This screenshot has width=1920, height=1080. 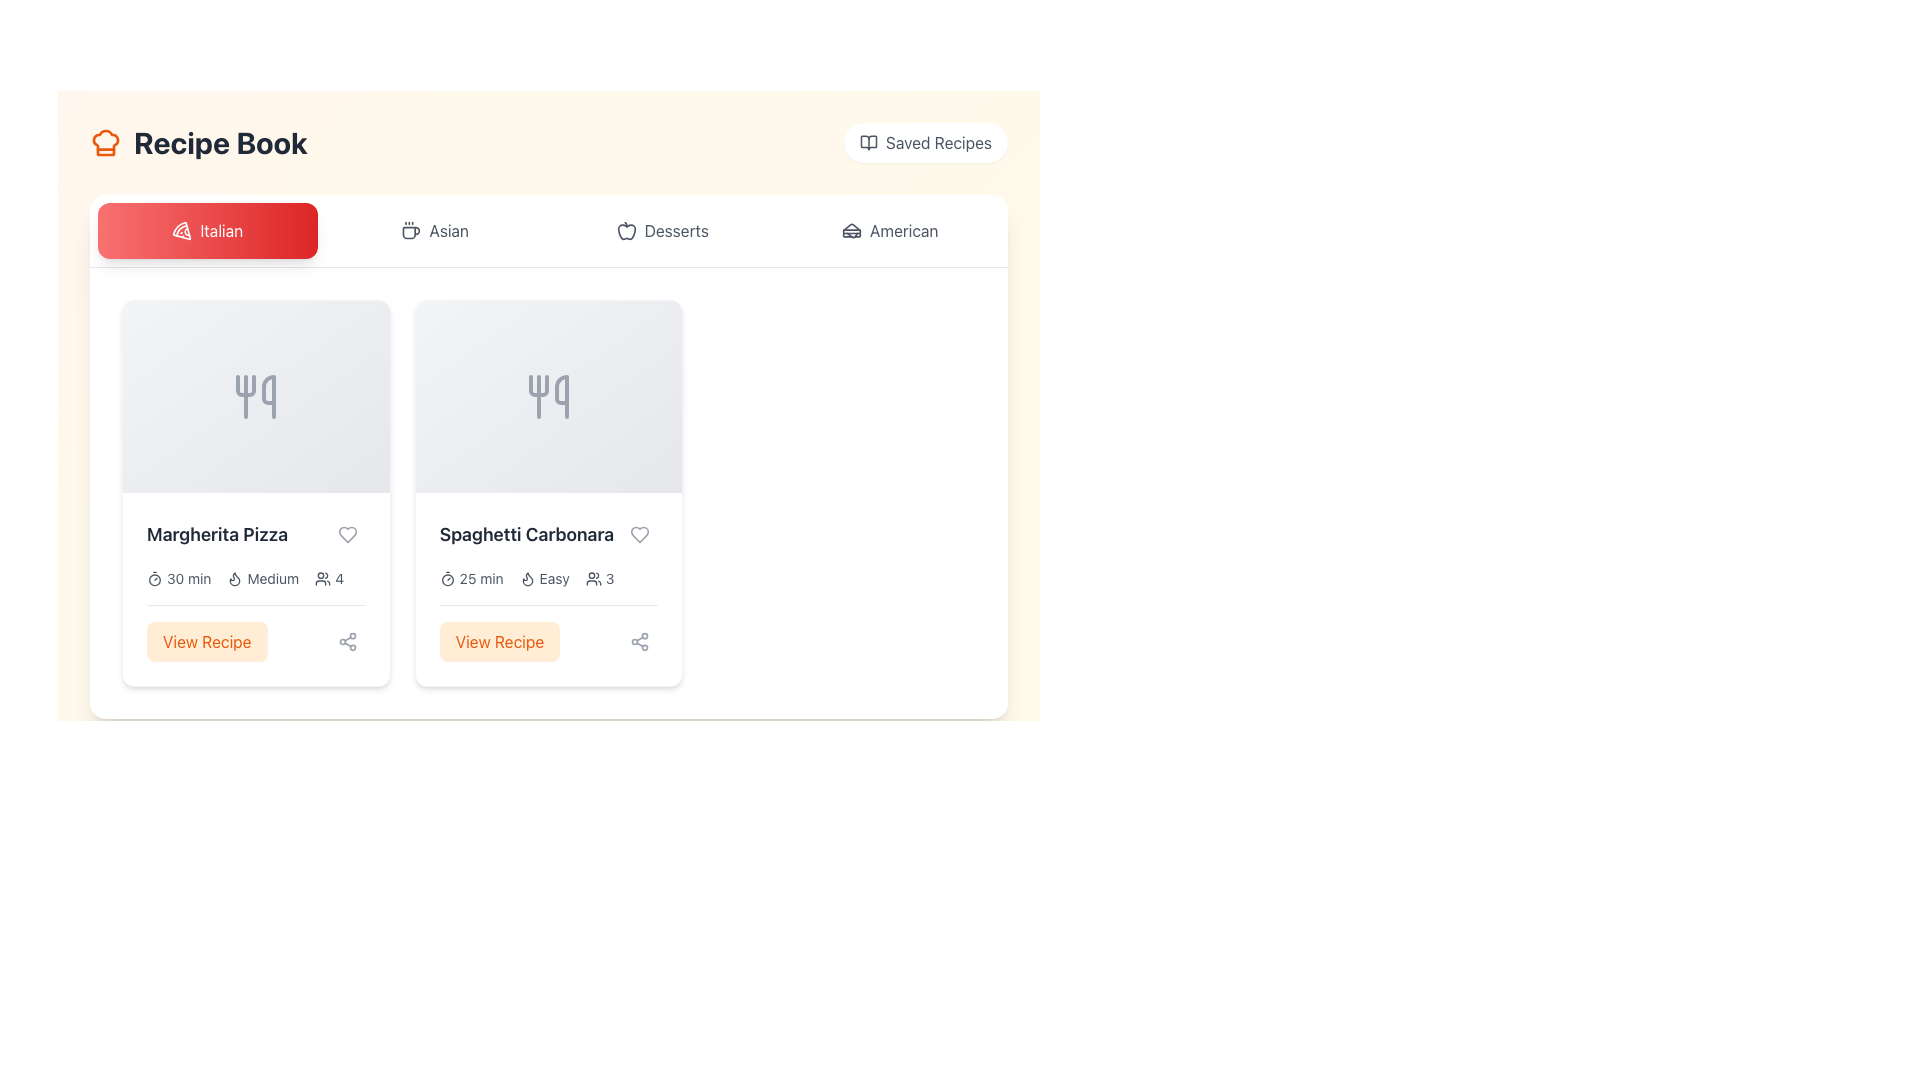 I want to click on the informative label with a flame icon and the text 'Easy', which is located in the 'Spaghetti Carbonara' recipe card, specifically the second row under the recipe title, so click(x=544, y=578).